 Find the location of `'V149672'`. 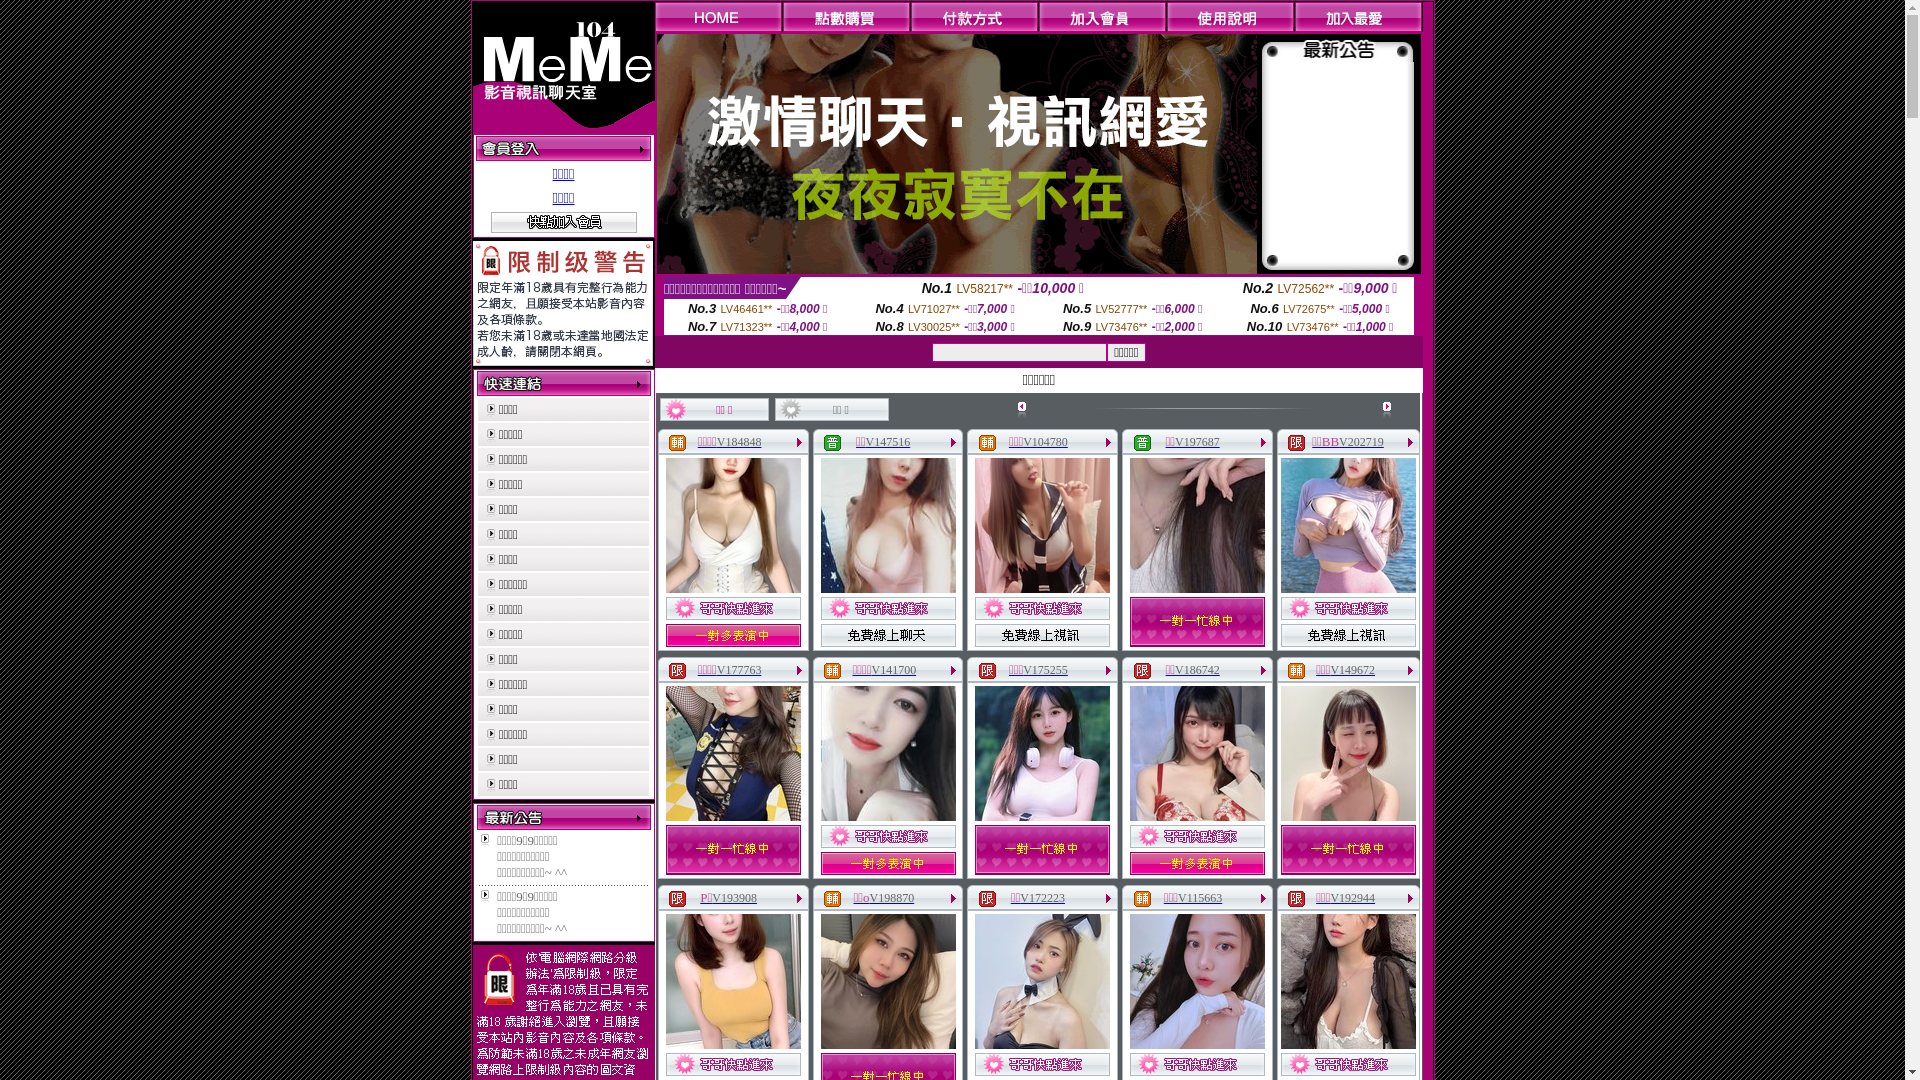

'V149672' is located at coordinates (1352, 670).